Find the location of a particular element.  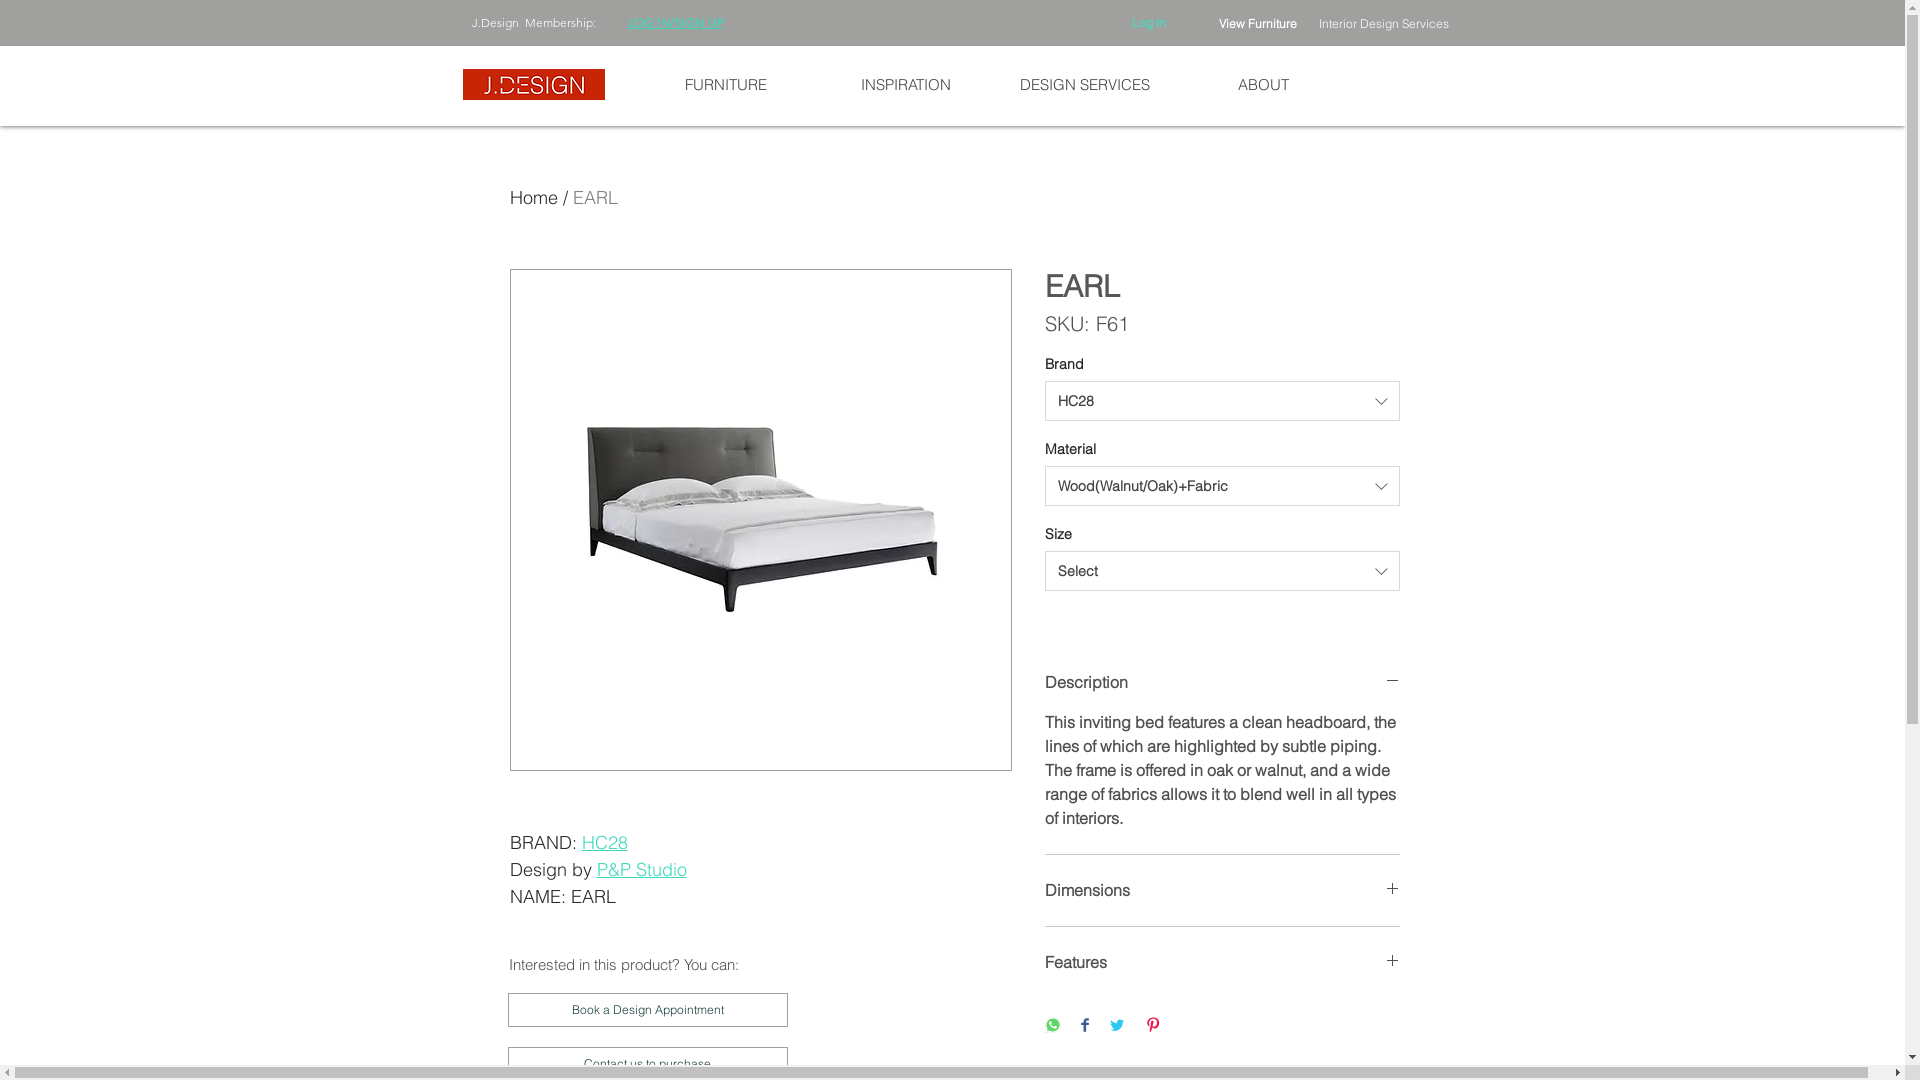

'HC28' is located at coordinates (603, 842).